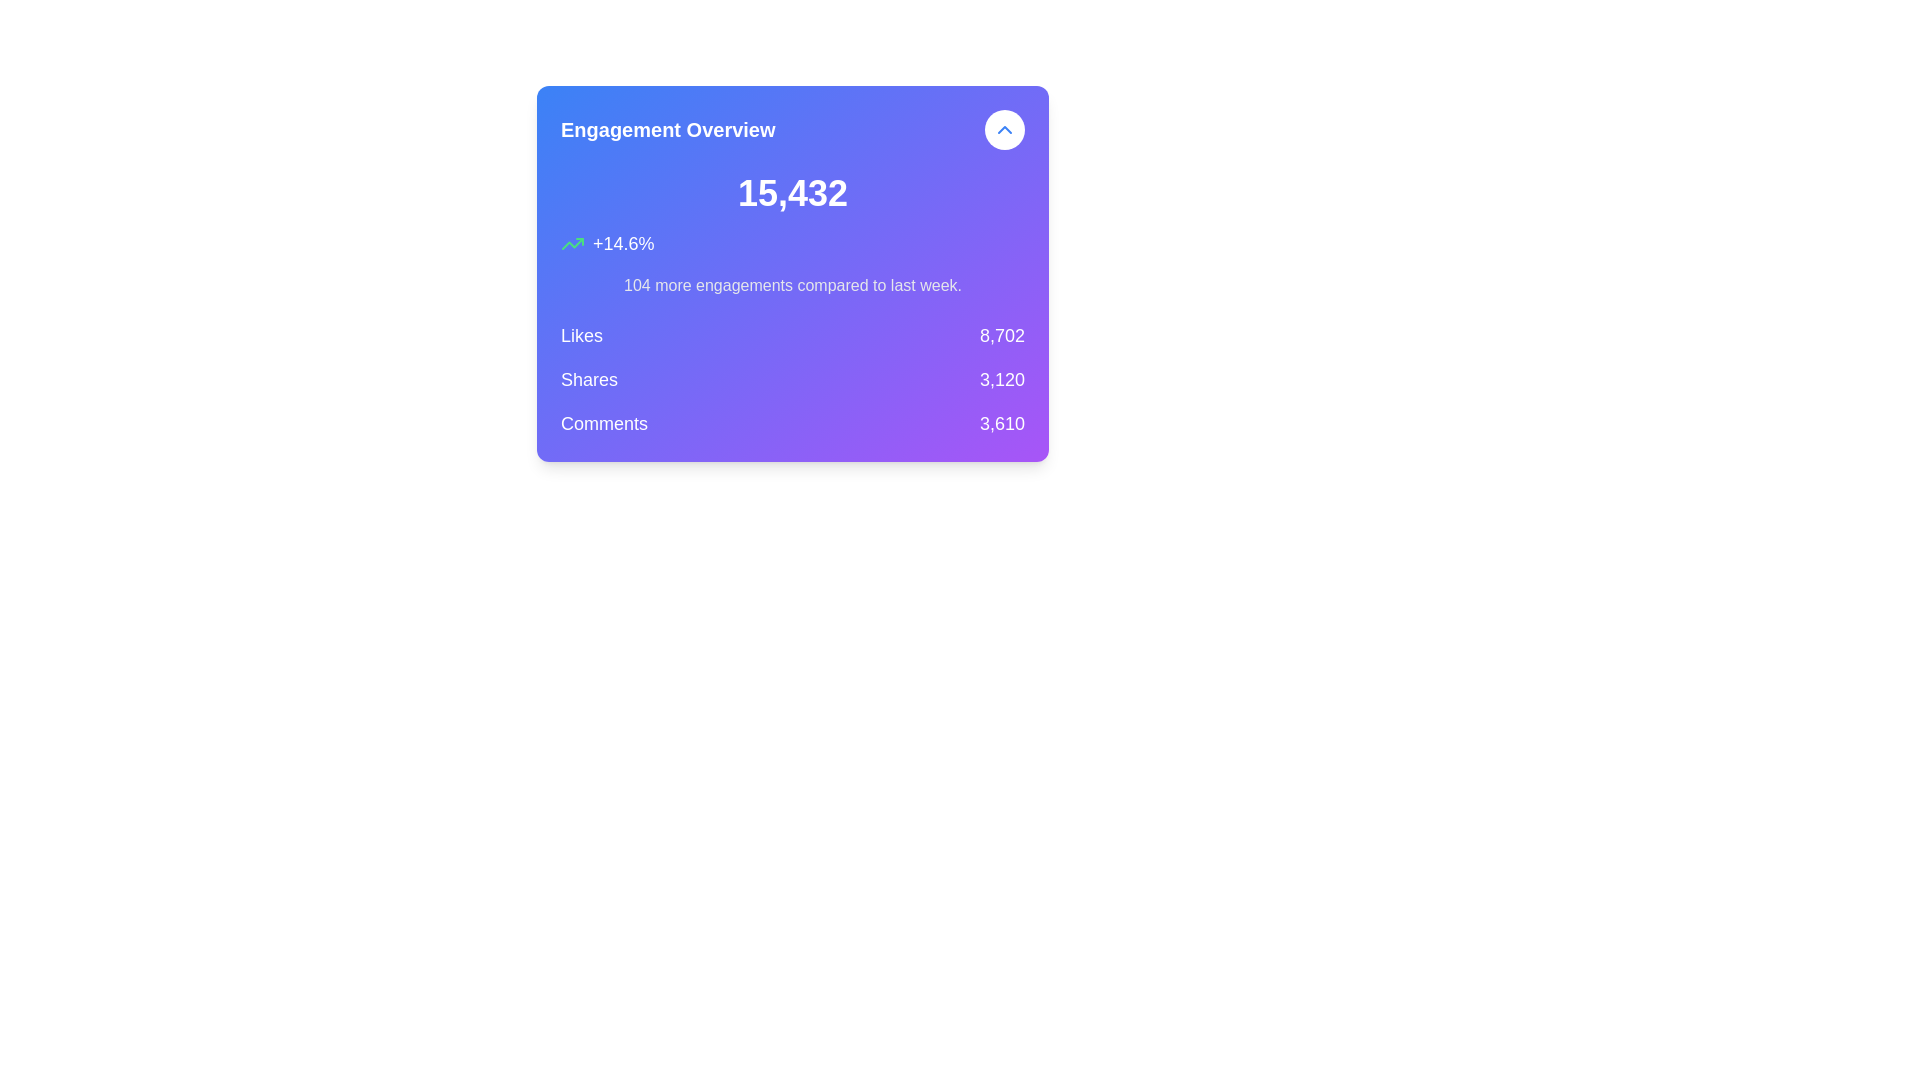 The height and width of the screenshot is (1080, 1920). What do you see at coordinates (791, 285) in the screenshot?
I see `textual information displayed in the text label that states '104 more engagements compared to last week.' This label is styled with light gray color and is located within the 'Engagement Overview' card, positioned between a percentage change indicator and a list of metrics` at bounding box center [791, 285].